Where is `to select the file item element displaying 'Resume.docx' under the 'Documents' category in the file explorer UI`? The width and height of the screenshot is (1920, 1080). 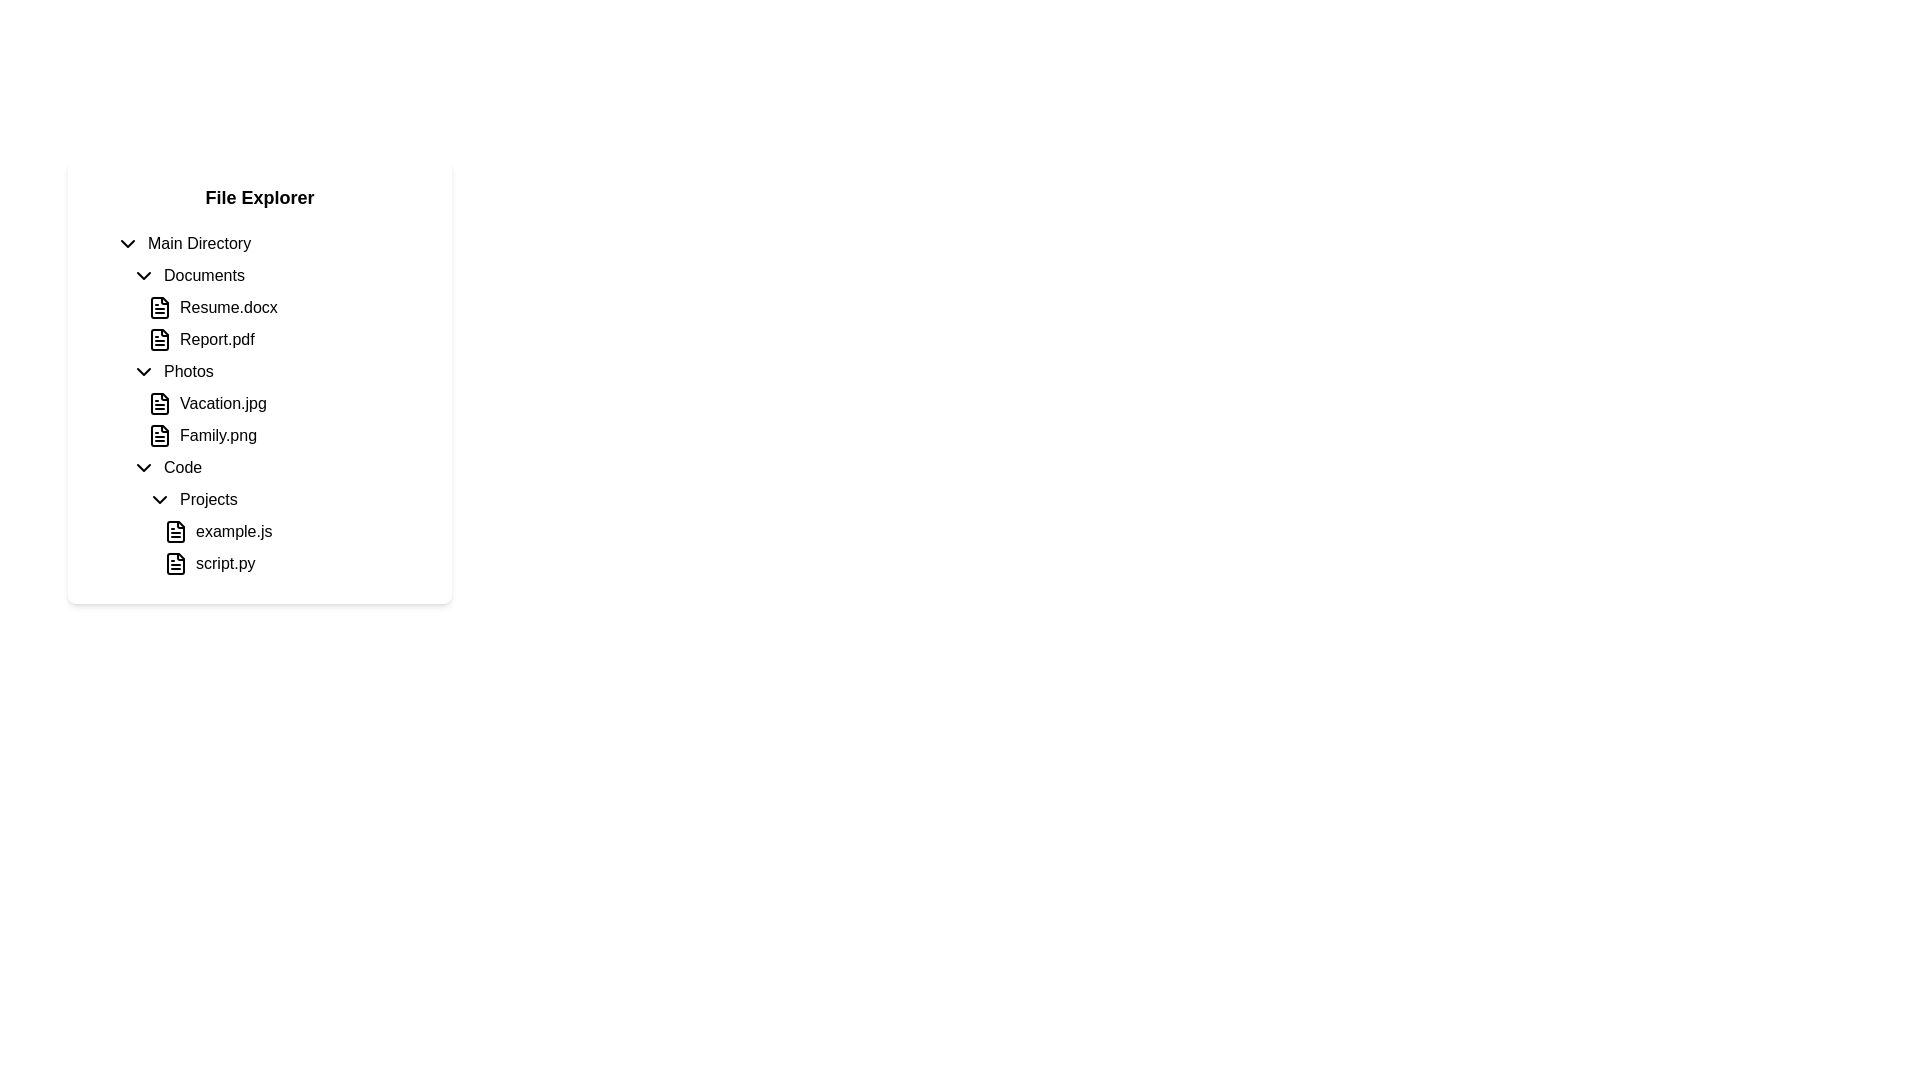
to select the file item element displaying 'Resume.docx' under the 'Documents' category in the file explorer UI is located at coordinates (267, 308).